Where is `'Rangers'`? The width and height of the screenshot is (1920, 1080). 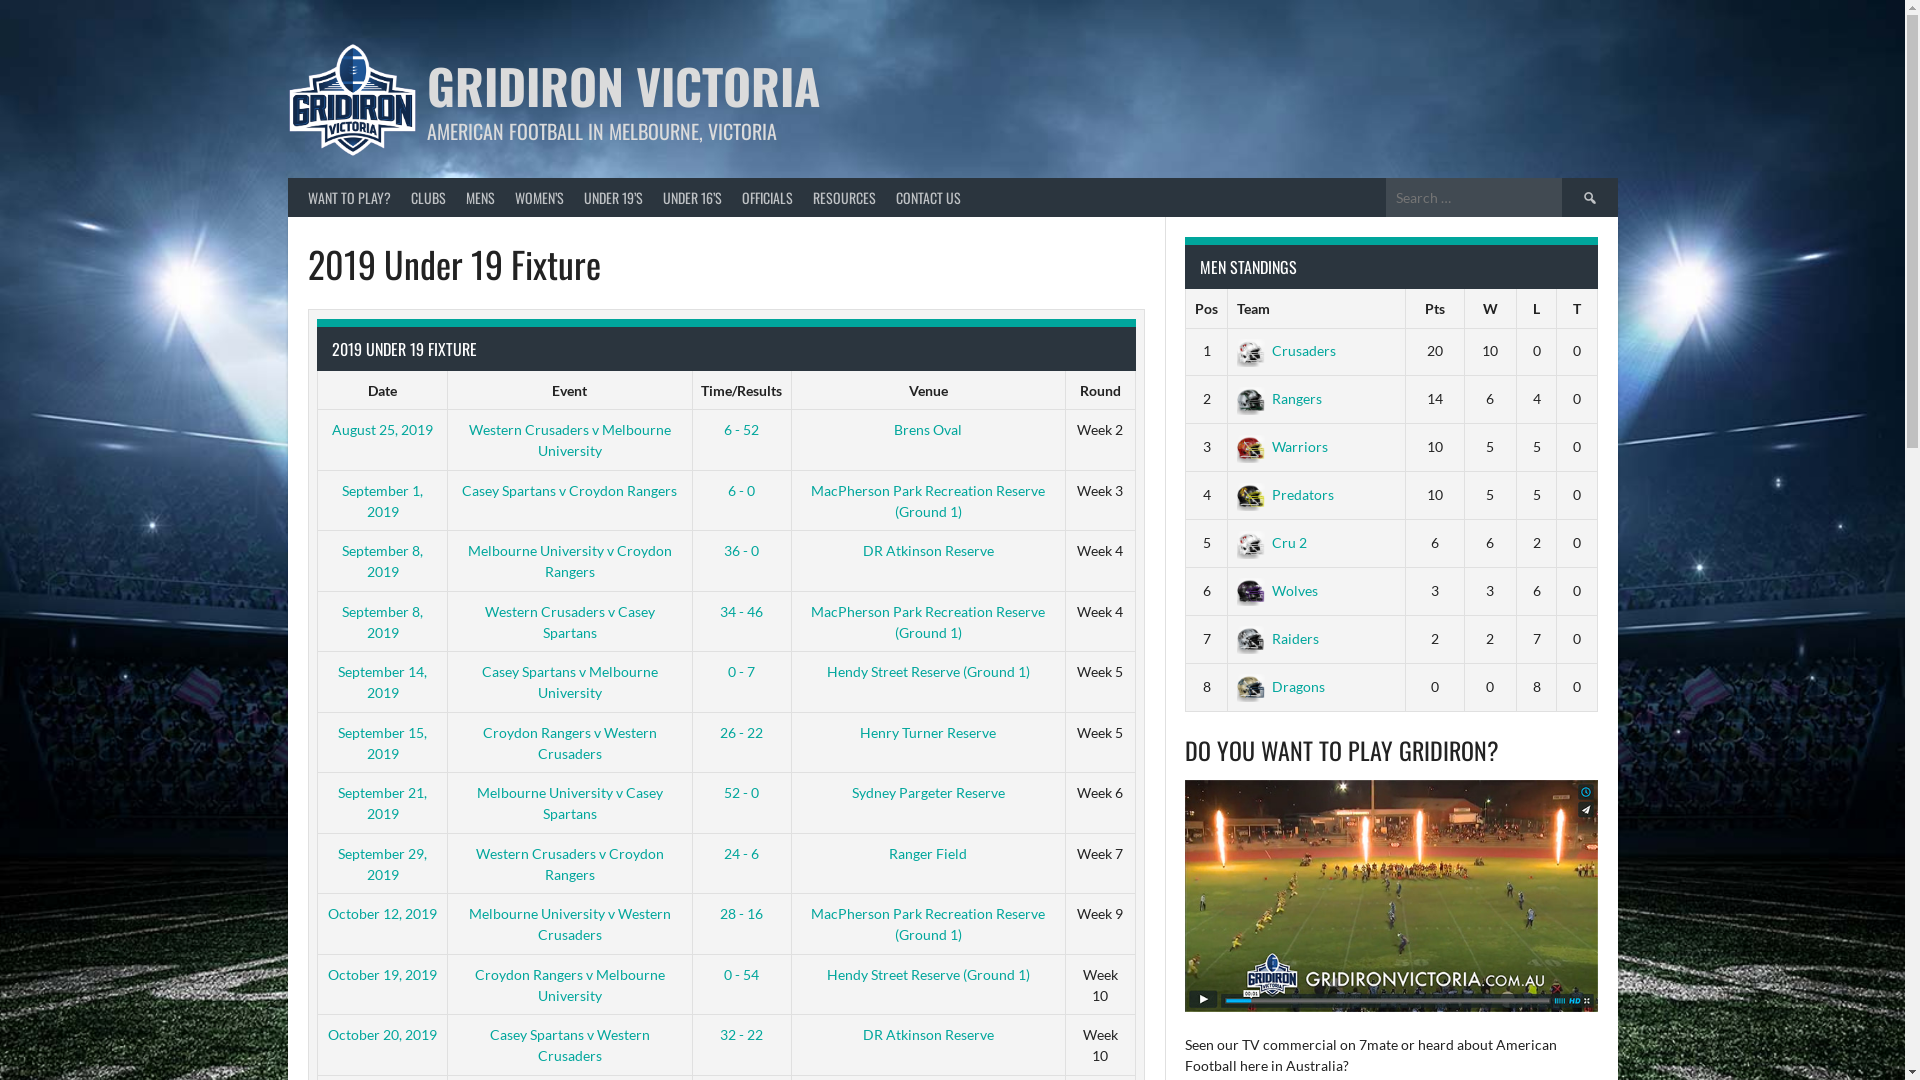
'Rangers' is located at coordinates (1278, 398).